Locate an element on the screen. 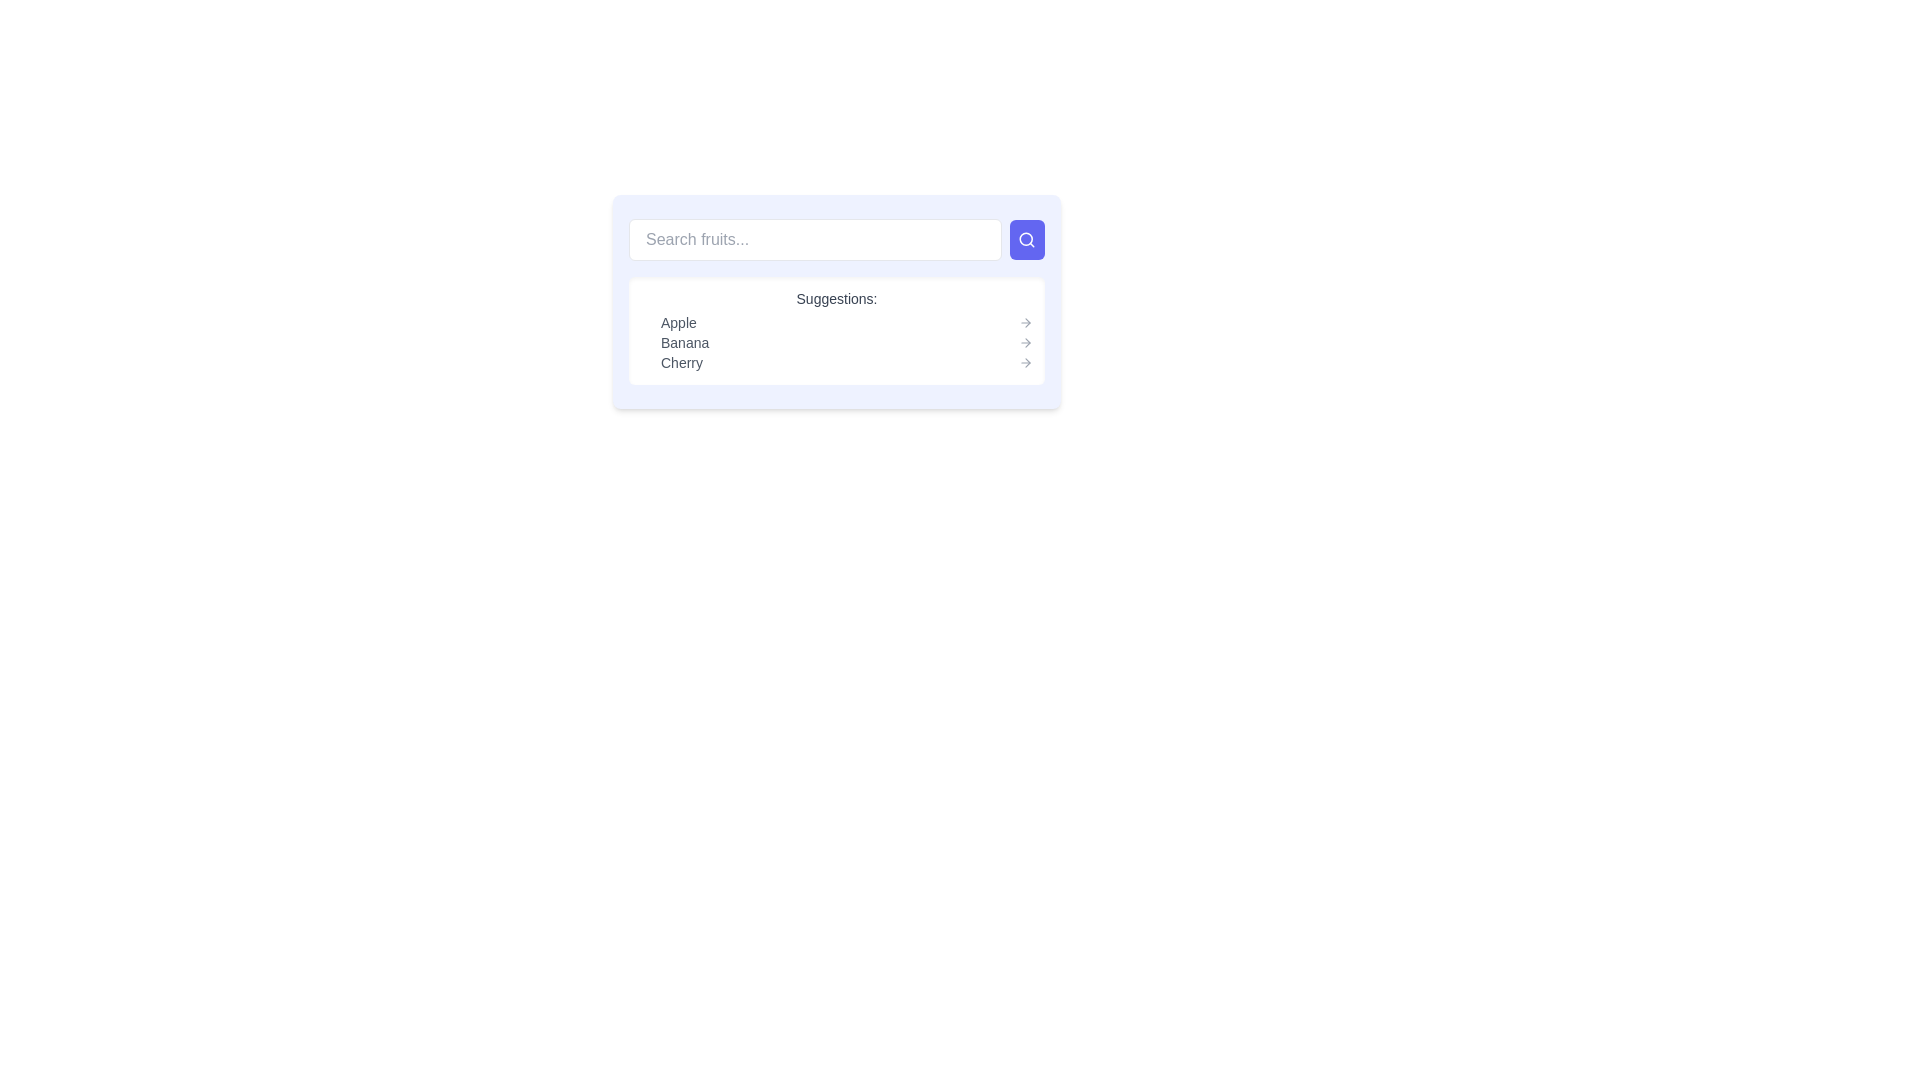 Image resolution: width=1920 pixels, height=1080 pixels. the search icon button located at the far-right of the horizontal input group to initiate a search operation based on the user's input in the adjacent text-search field is located at coordinates (1027, 238).